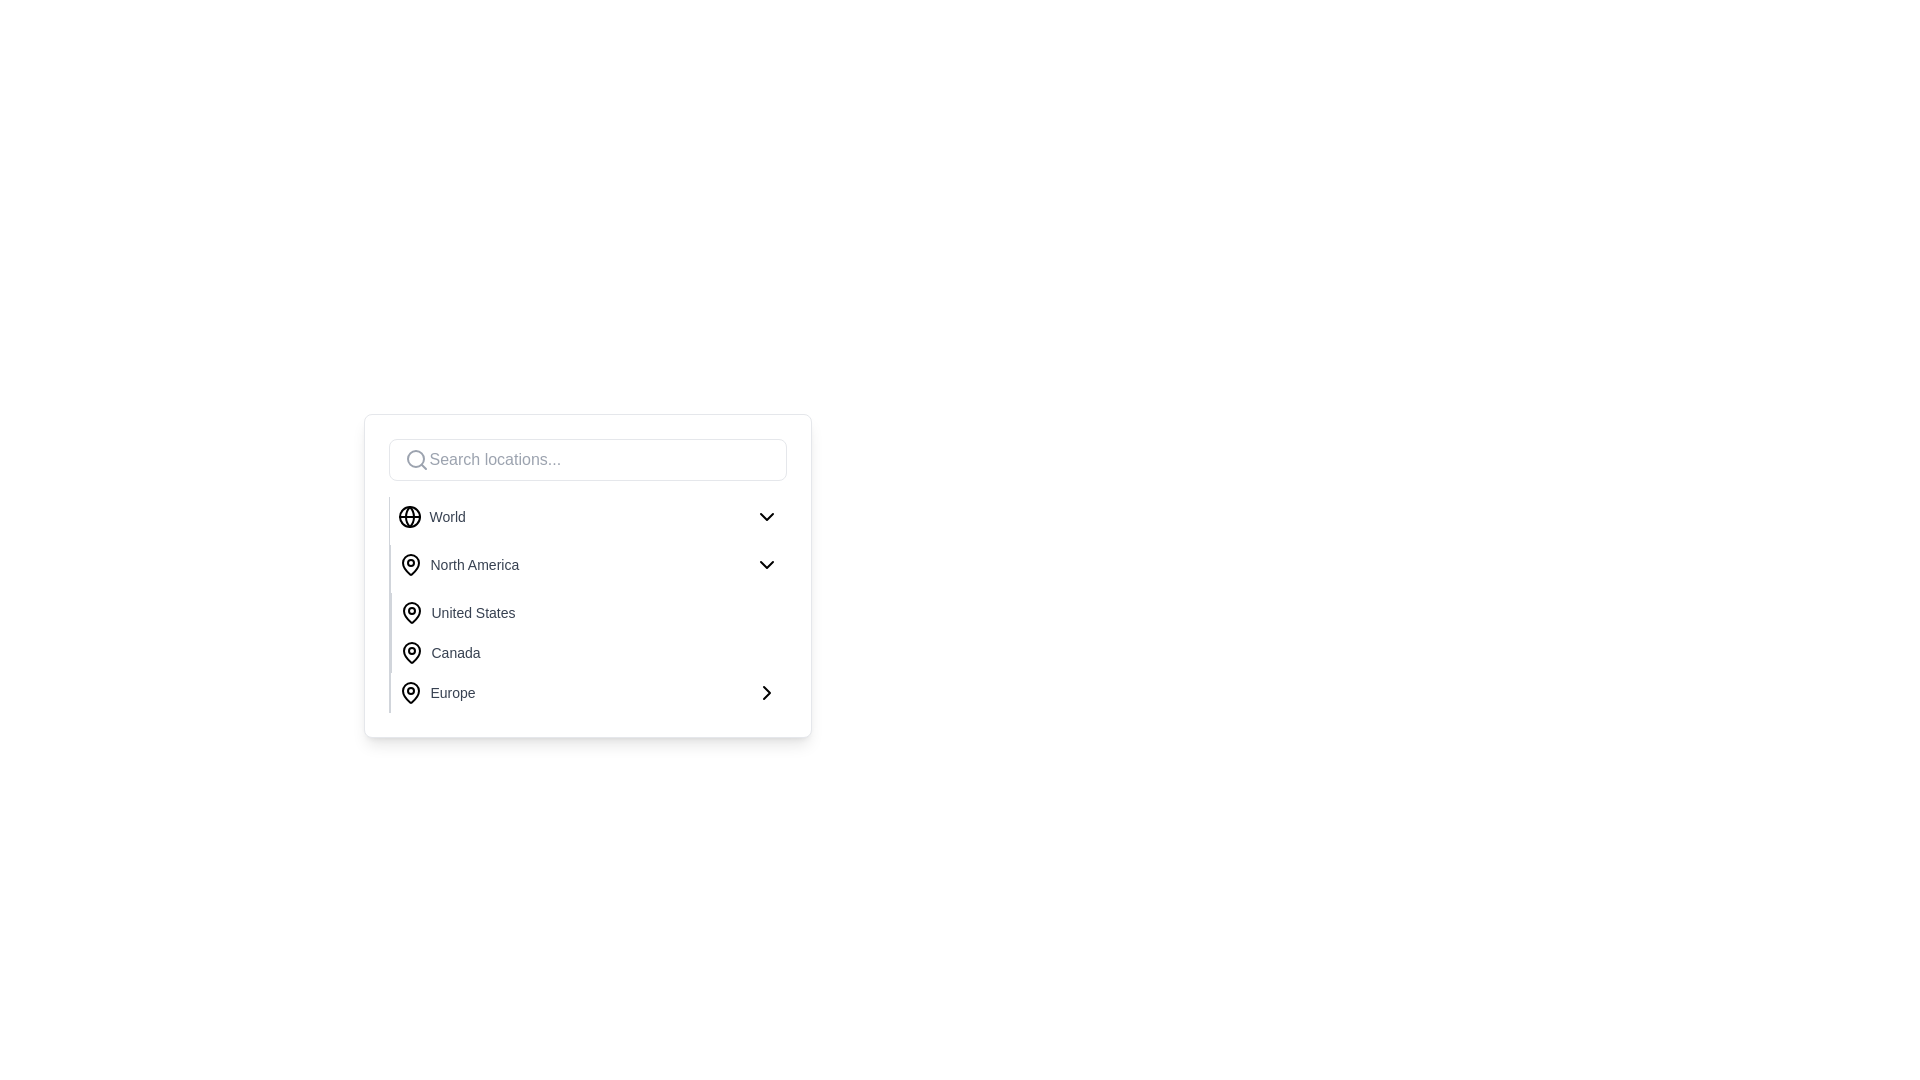 Image resolution: width=1920 pixels, height=1080 pixels. I want to click on the dropdown list component featuring geographical locations, so click(586, 593).